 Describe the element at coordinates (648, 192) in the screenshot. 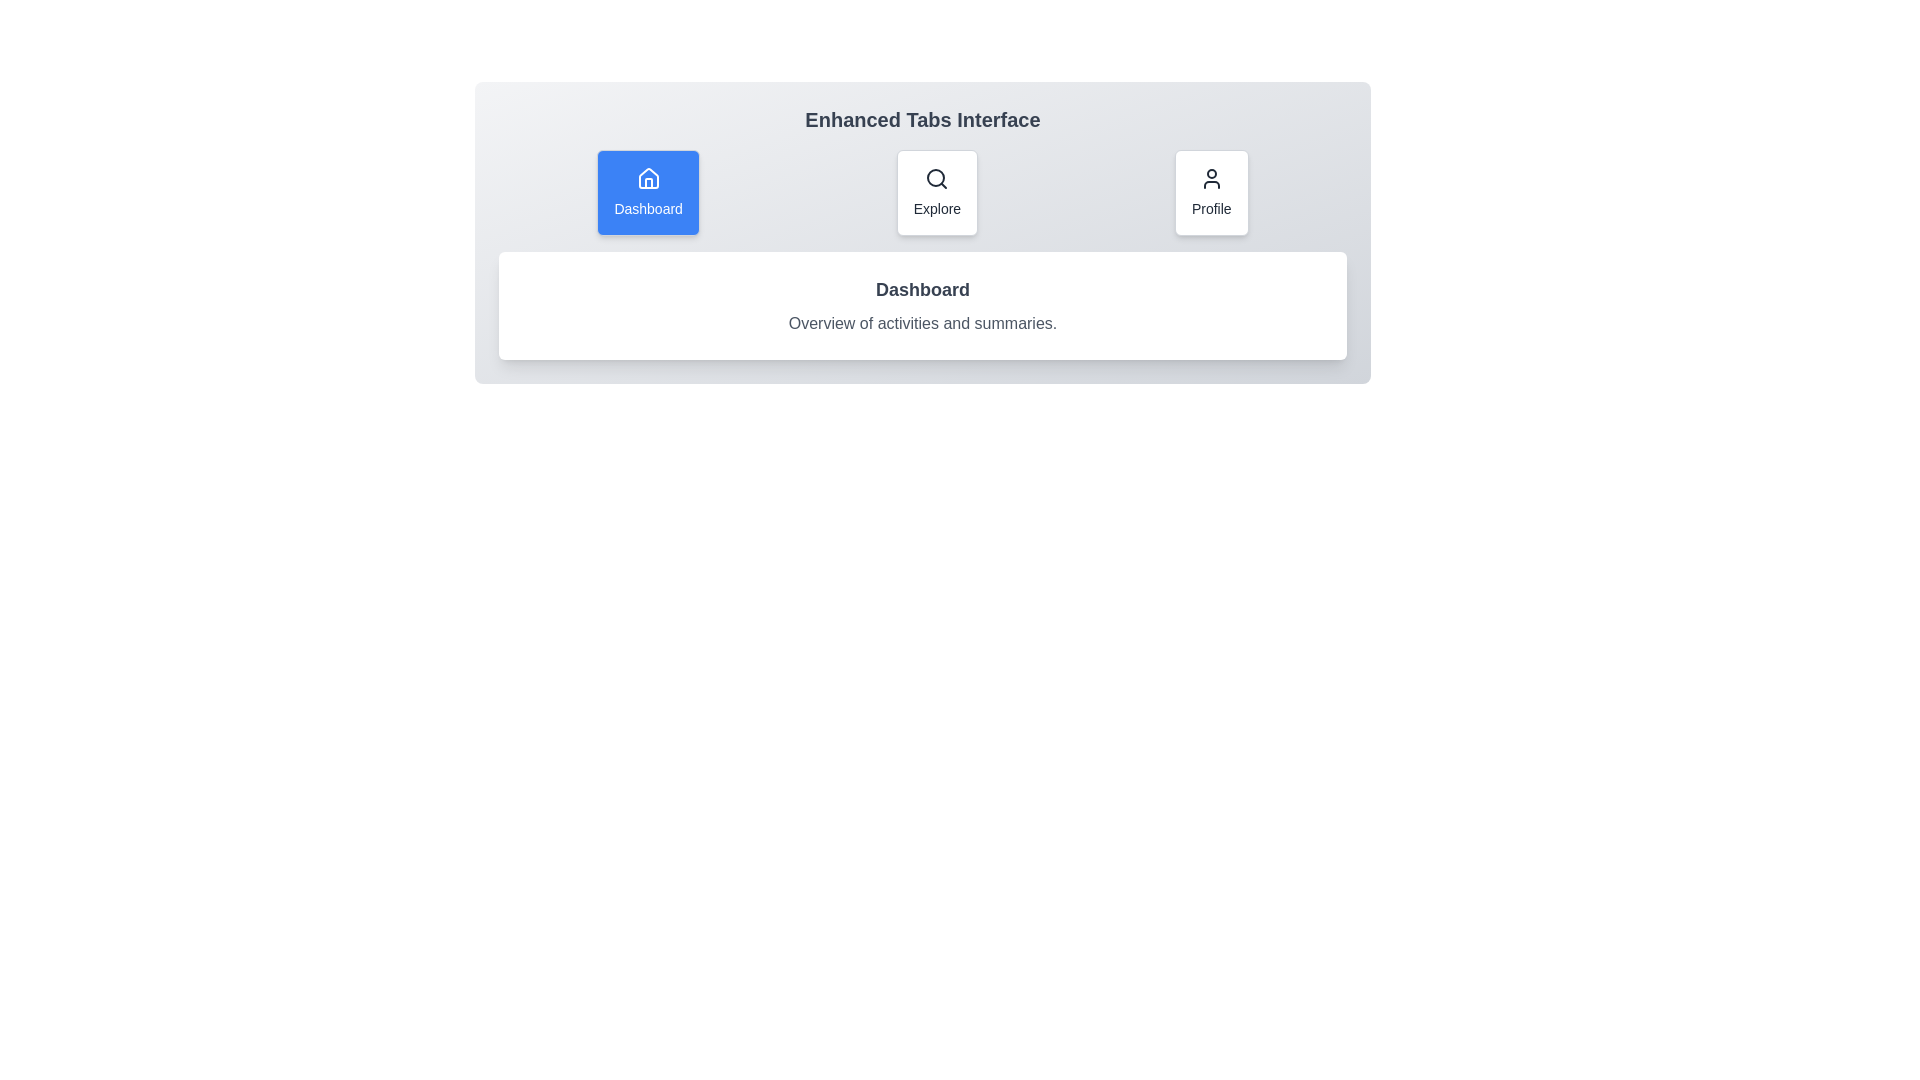

I see `the Dashboard tab to see its hover effect` at that location.